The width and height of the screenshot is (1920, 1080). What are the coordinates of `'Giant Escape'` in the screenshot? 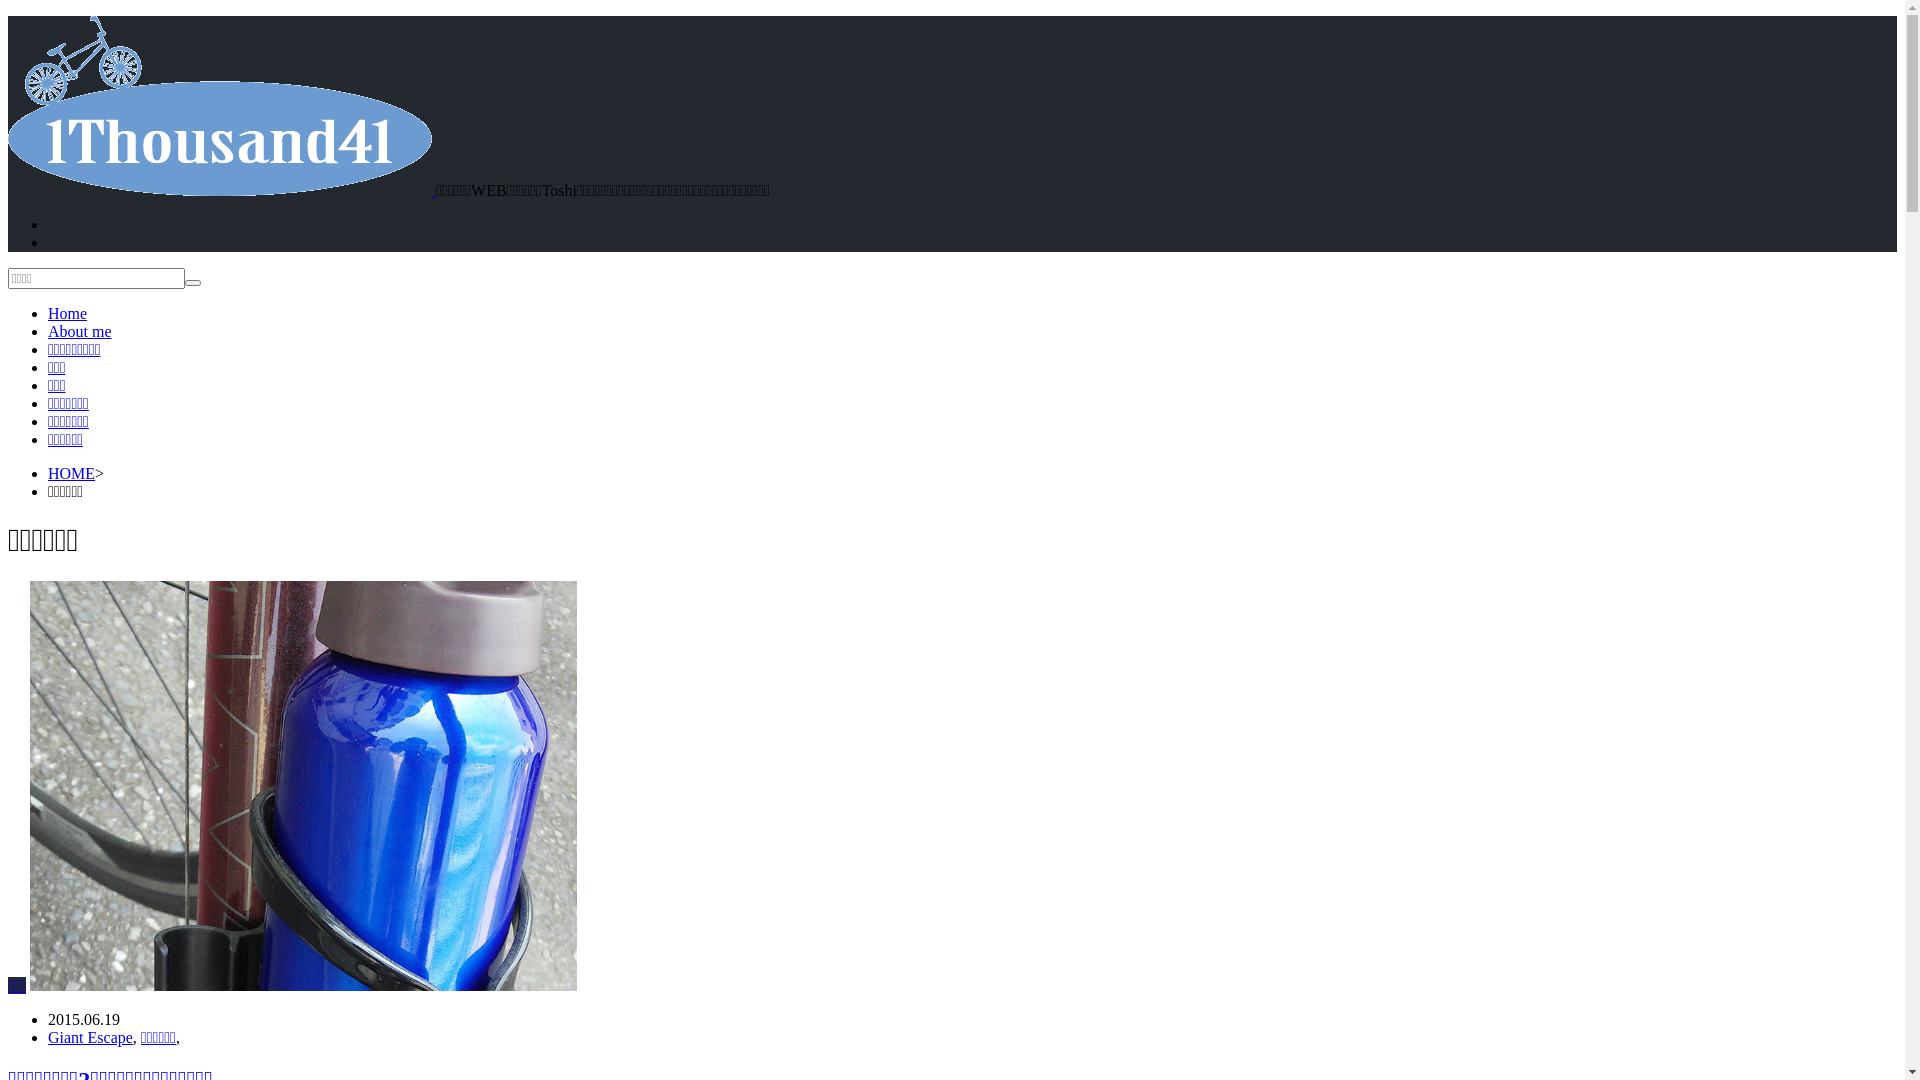 It's located at (48, 1036).